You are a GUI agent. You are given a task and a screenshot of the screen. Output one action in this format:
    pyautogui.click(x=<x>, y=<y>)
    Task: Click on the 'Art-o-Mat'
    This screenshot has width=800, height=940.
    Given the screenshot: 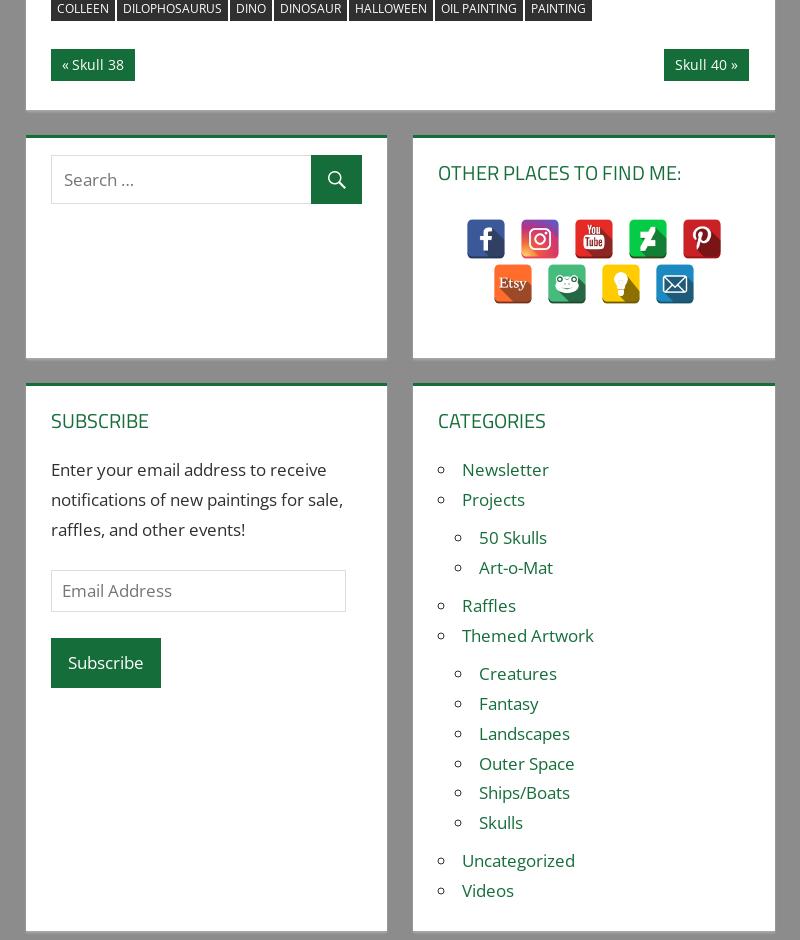 What is the action you would take?
    pyautogui.click(x=515, y=567)
    